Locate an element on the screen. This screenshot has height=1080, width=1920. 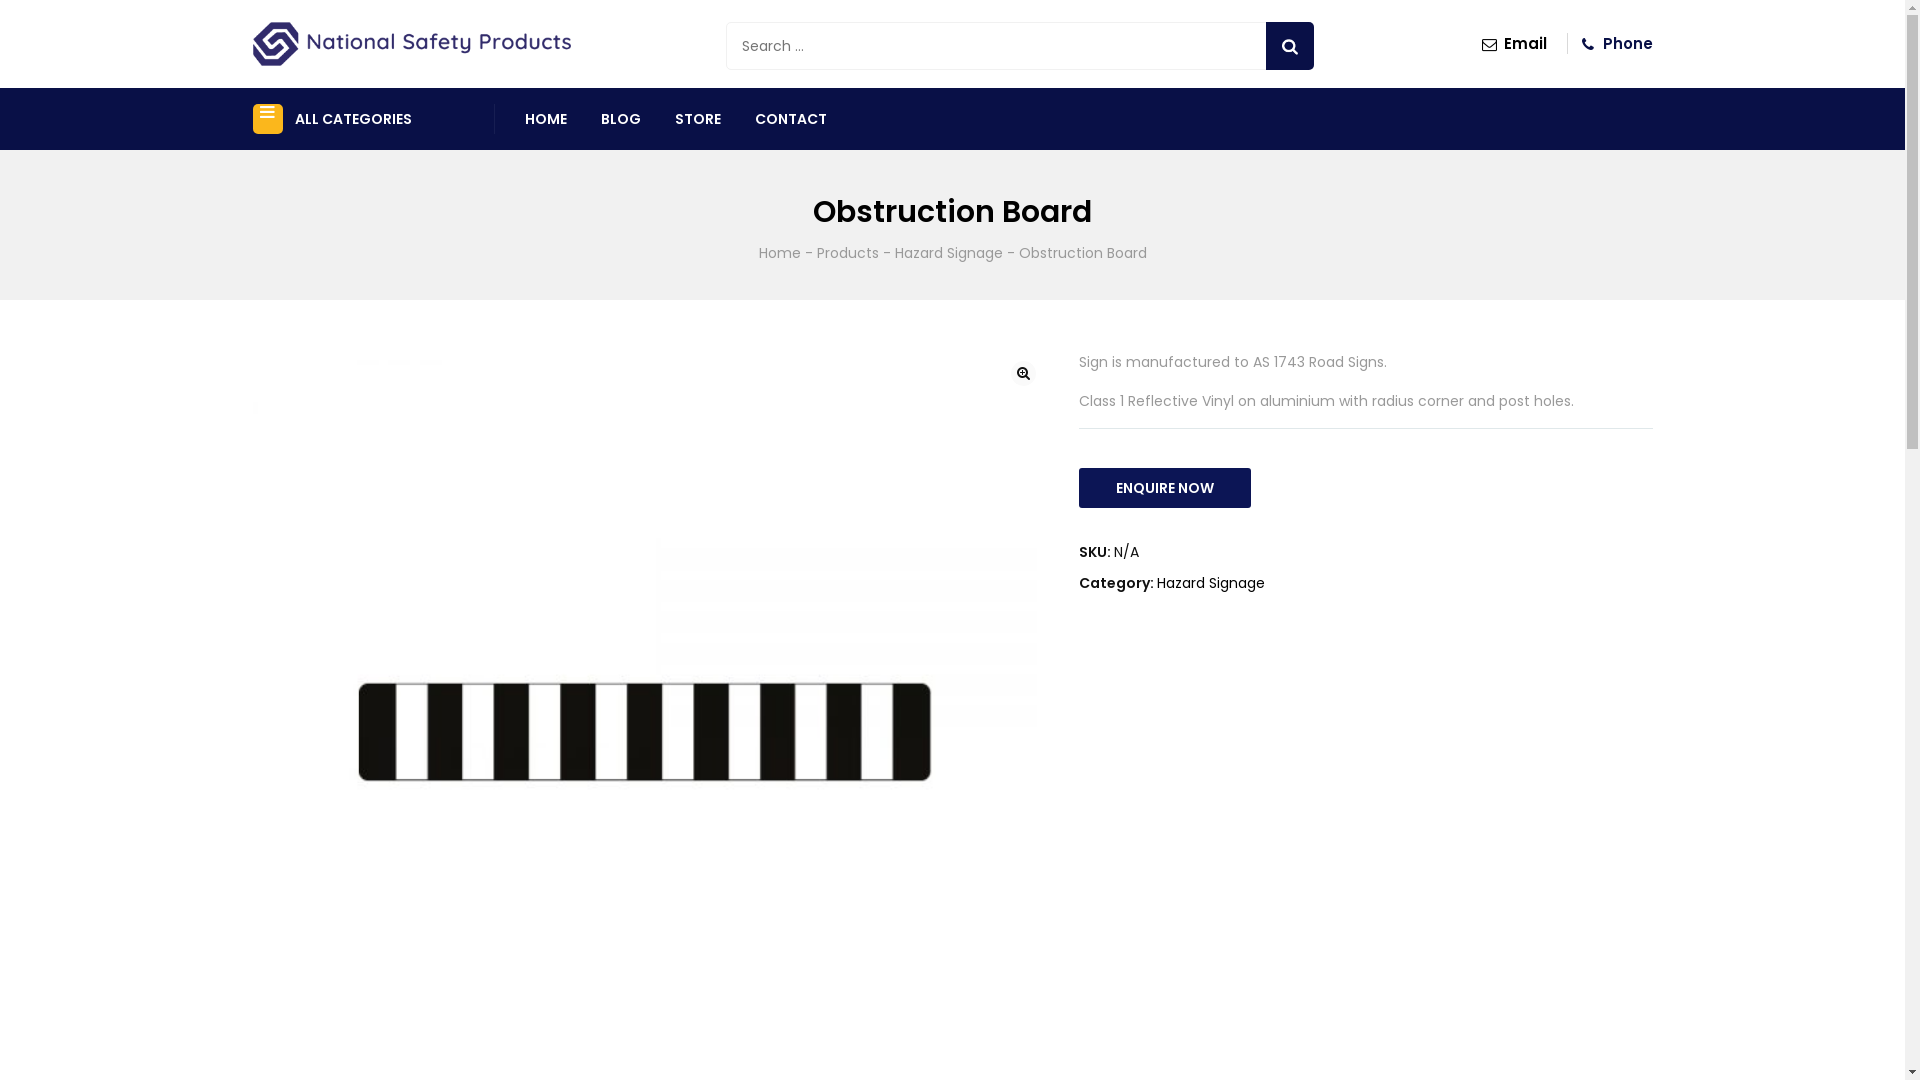
'National Safety Products' is located at coordinates (410, 43).